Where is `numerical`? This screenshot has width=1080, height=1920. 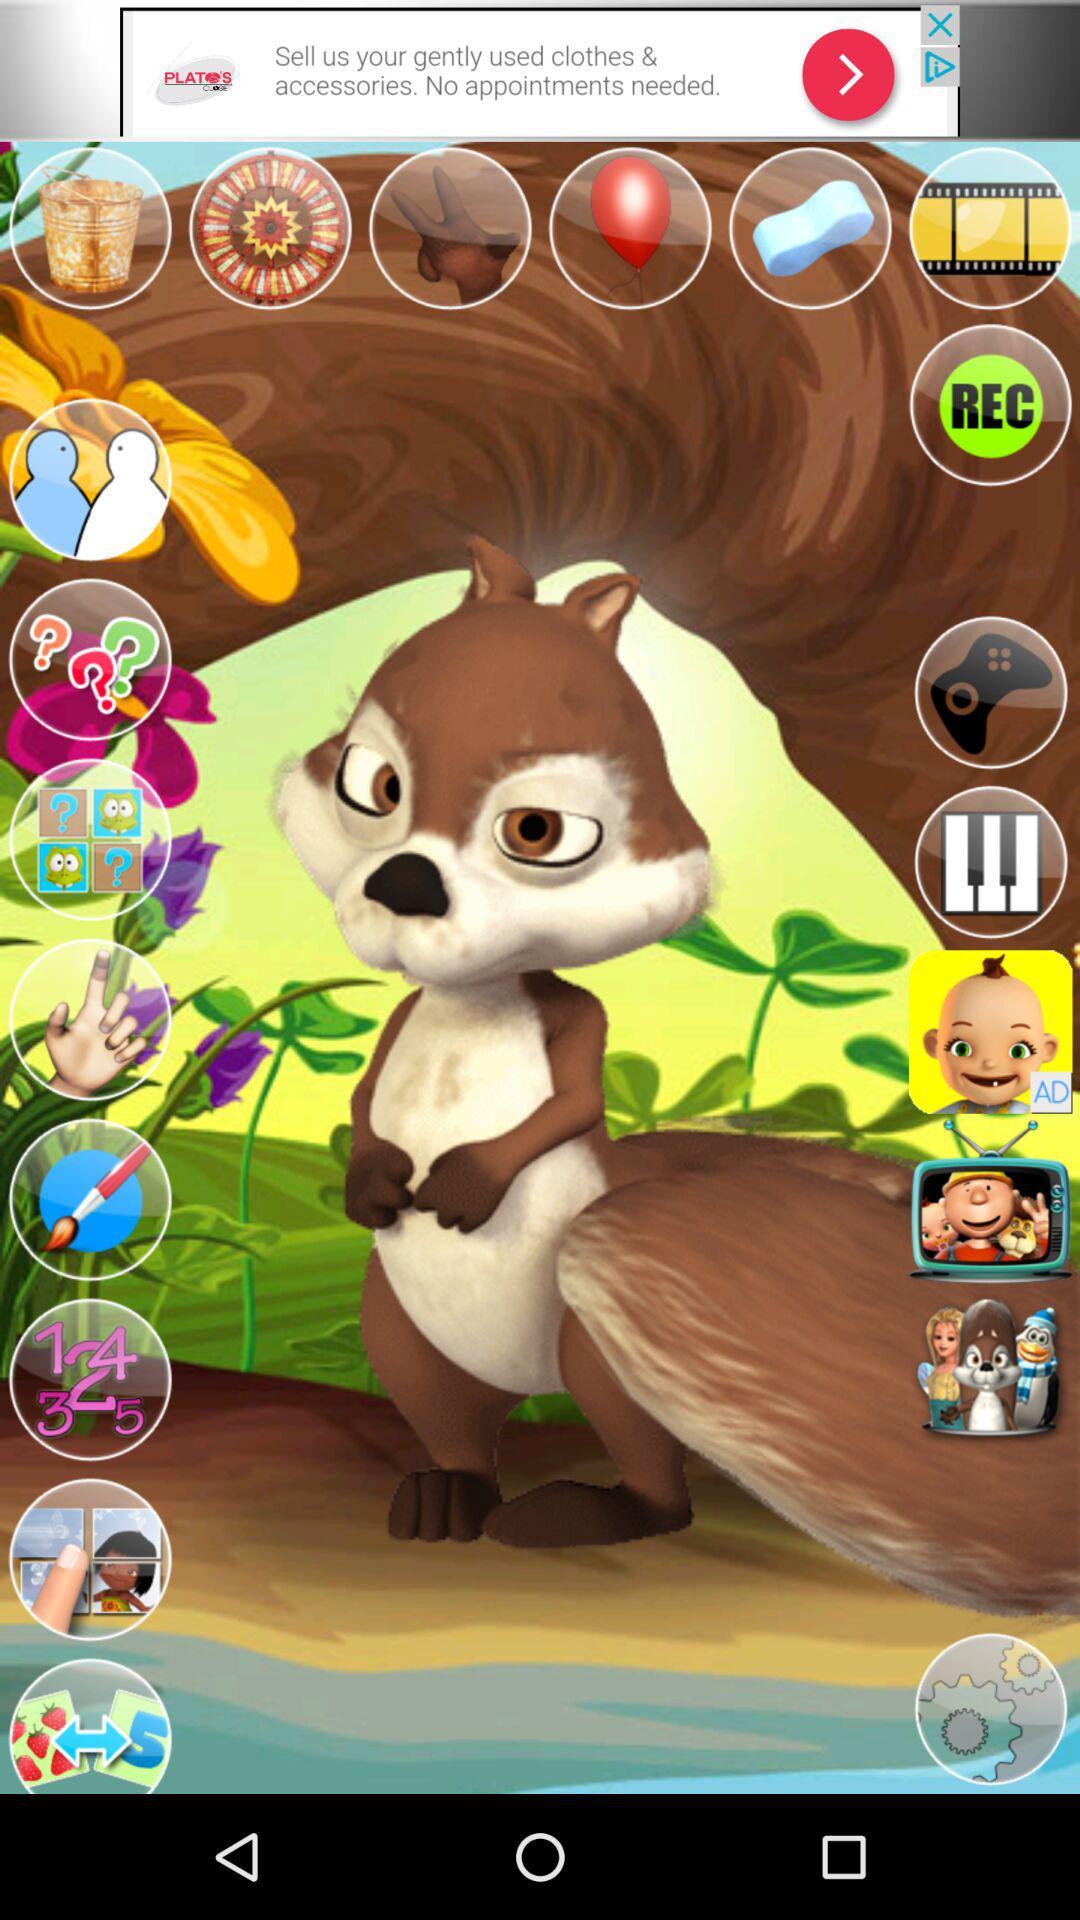 numerical is located at coordinates (88, 1379).